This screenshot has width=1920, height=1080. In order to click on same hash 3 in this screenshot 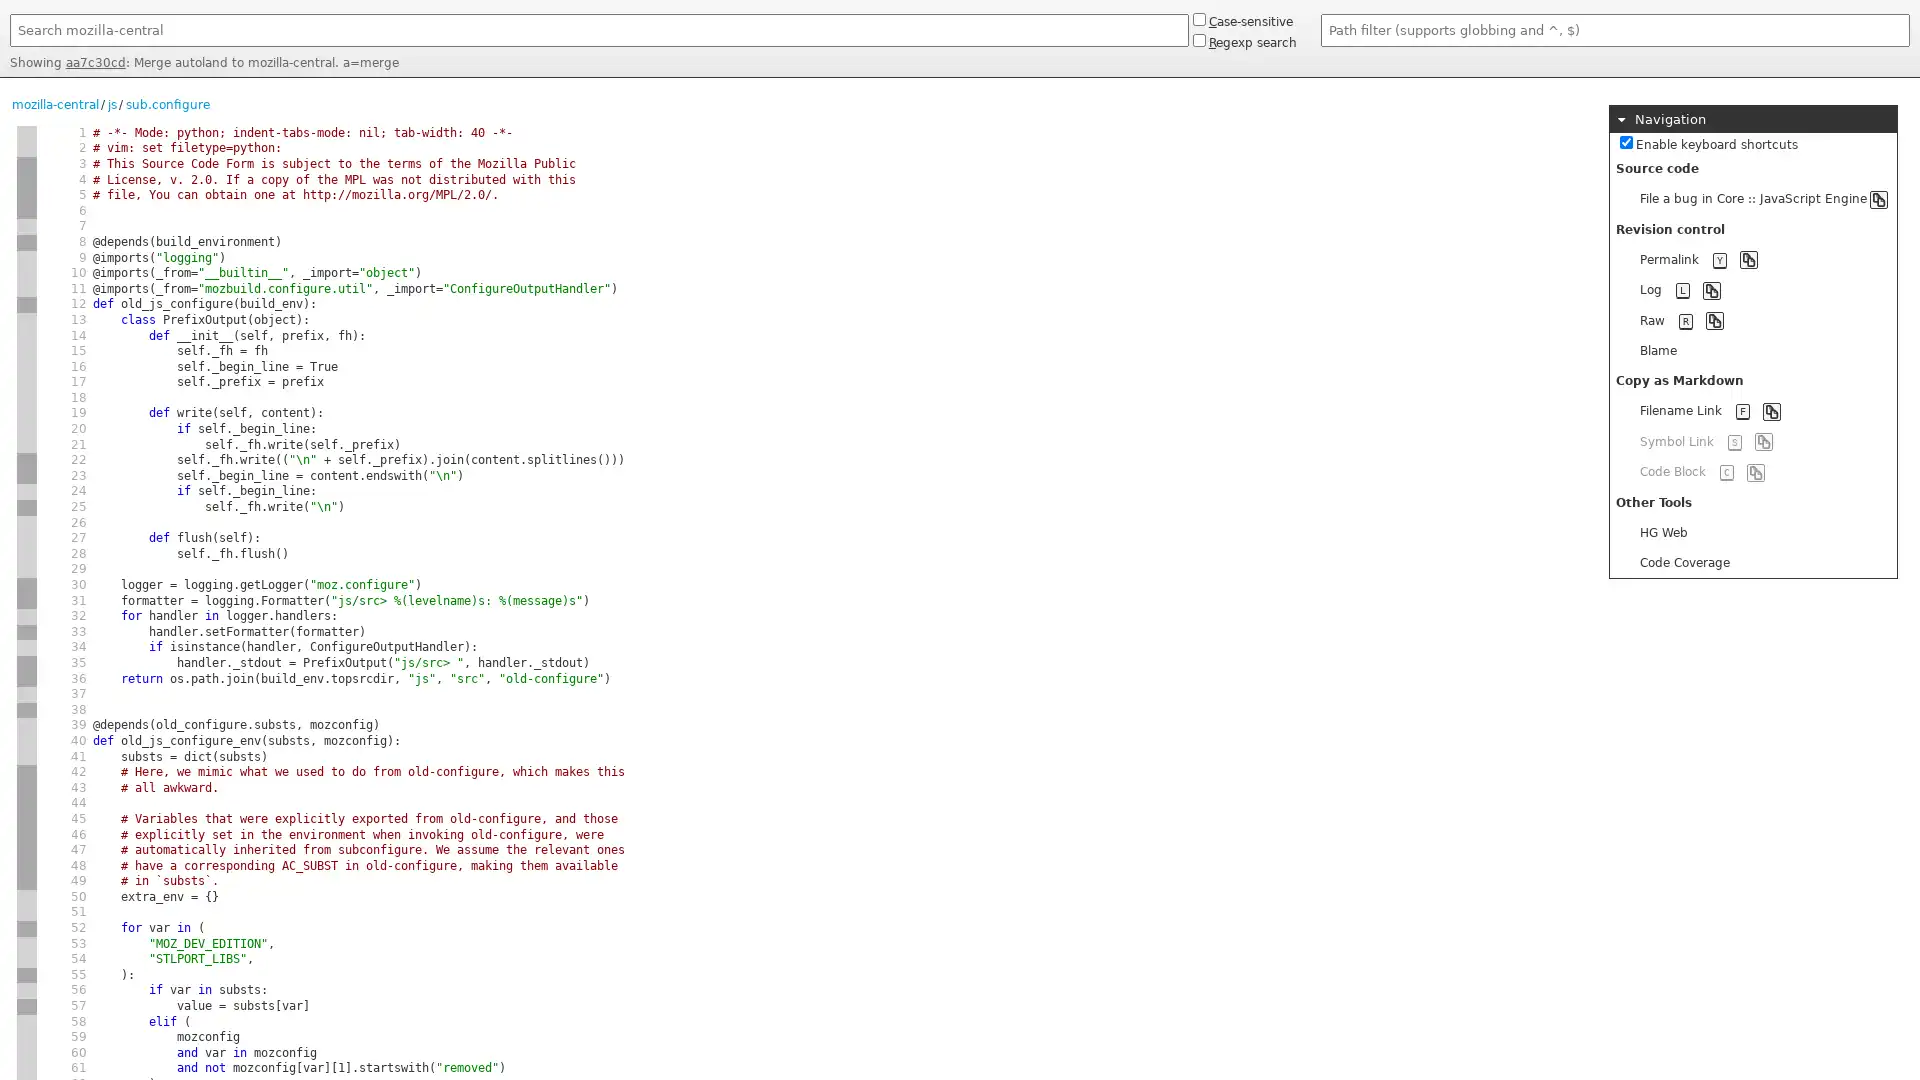, I will do `click(27, 273)`.